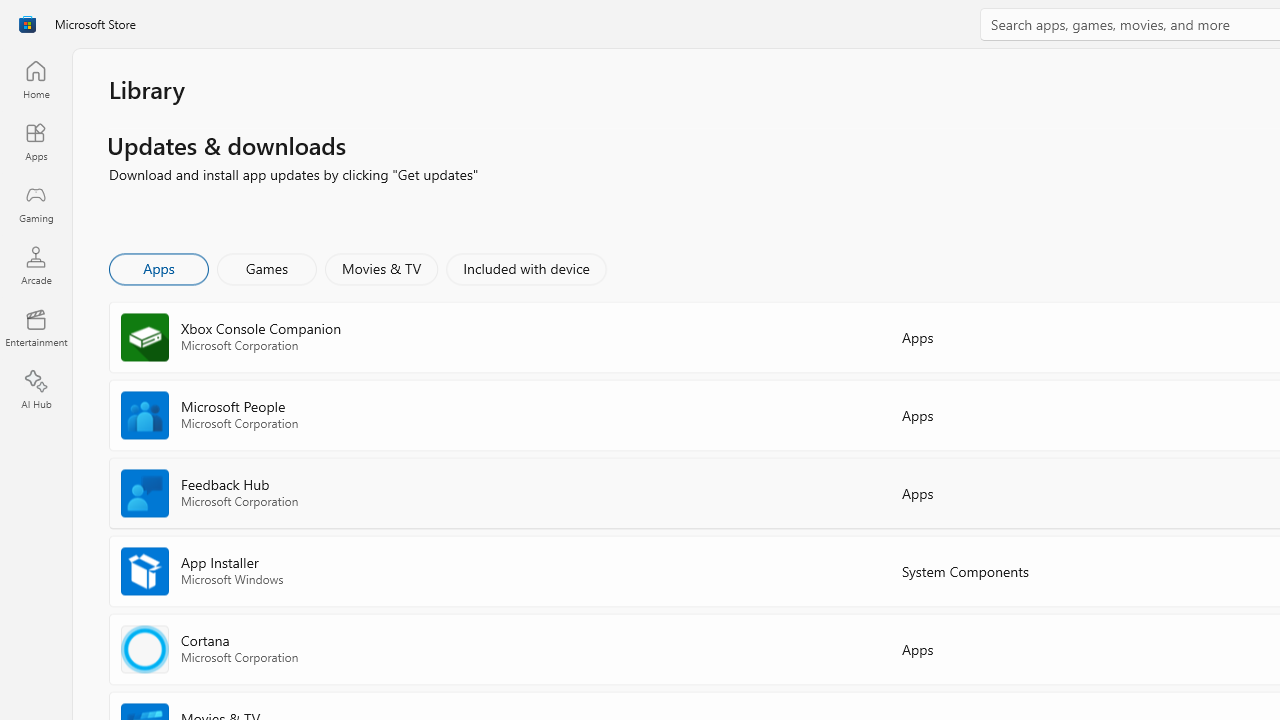 Image resolution: width=1280 pixels, height=720 pixels. I want to click on 'Home', so click(35, 78).